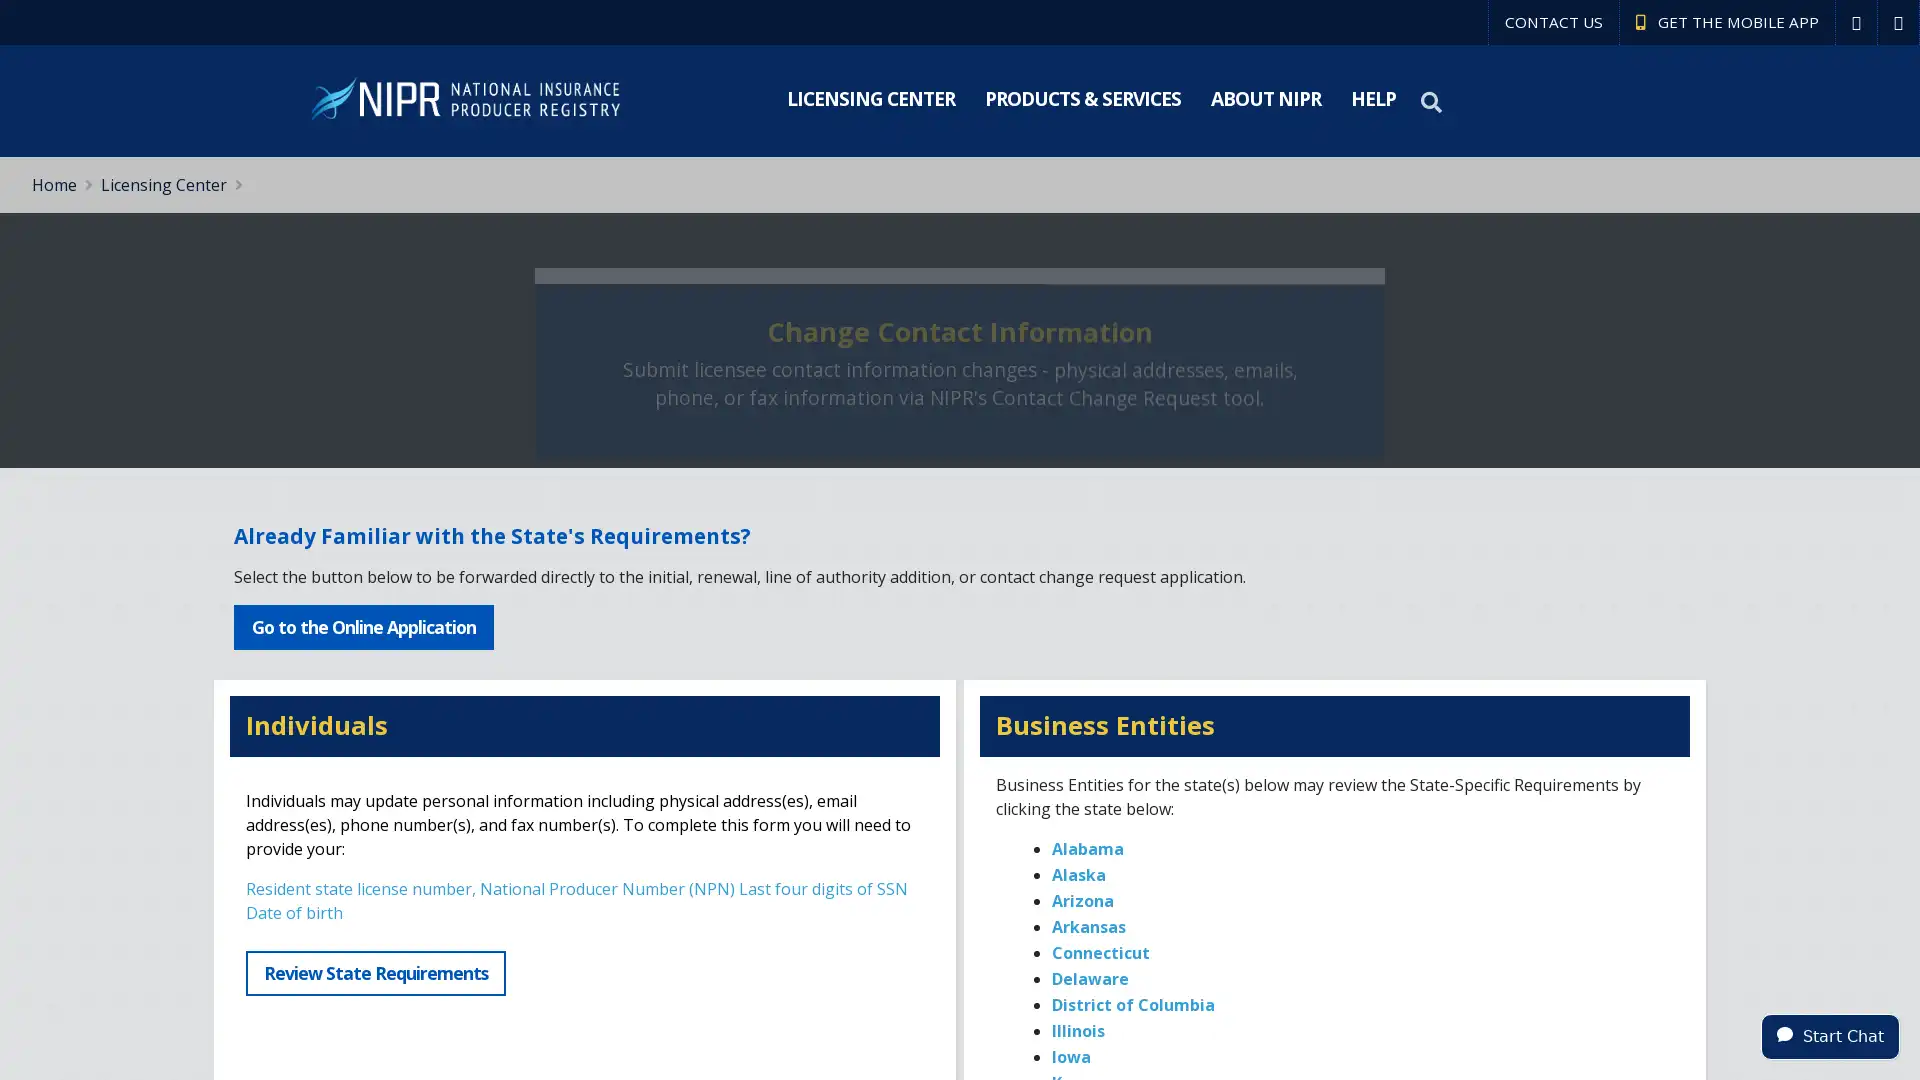 This screenshot has height=1080, width=1920. I want to click on Search NIPR, so click(1433, 101).